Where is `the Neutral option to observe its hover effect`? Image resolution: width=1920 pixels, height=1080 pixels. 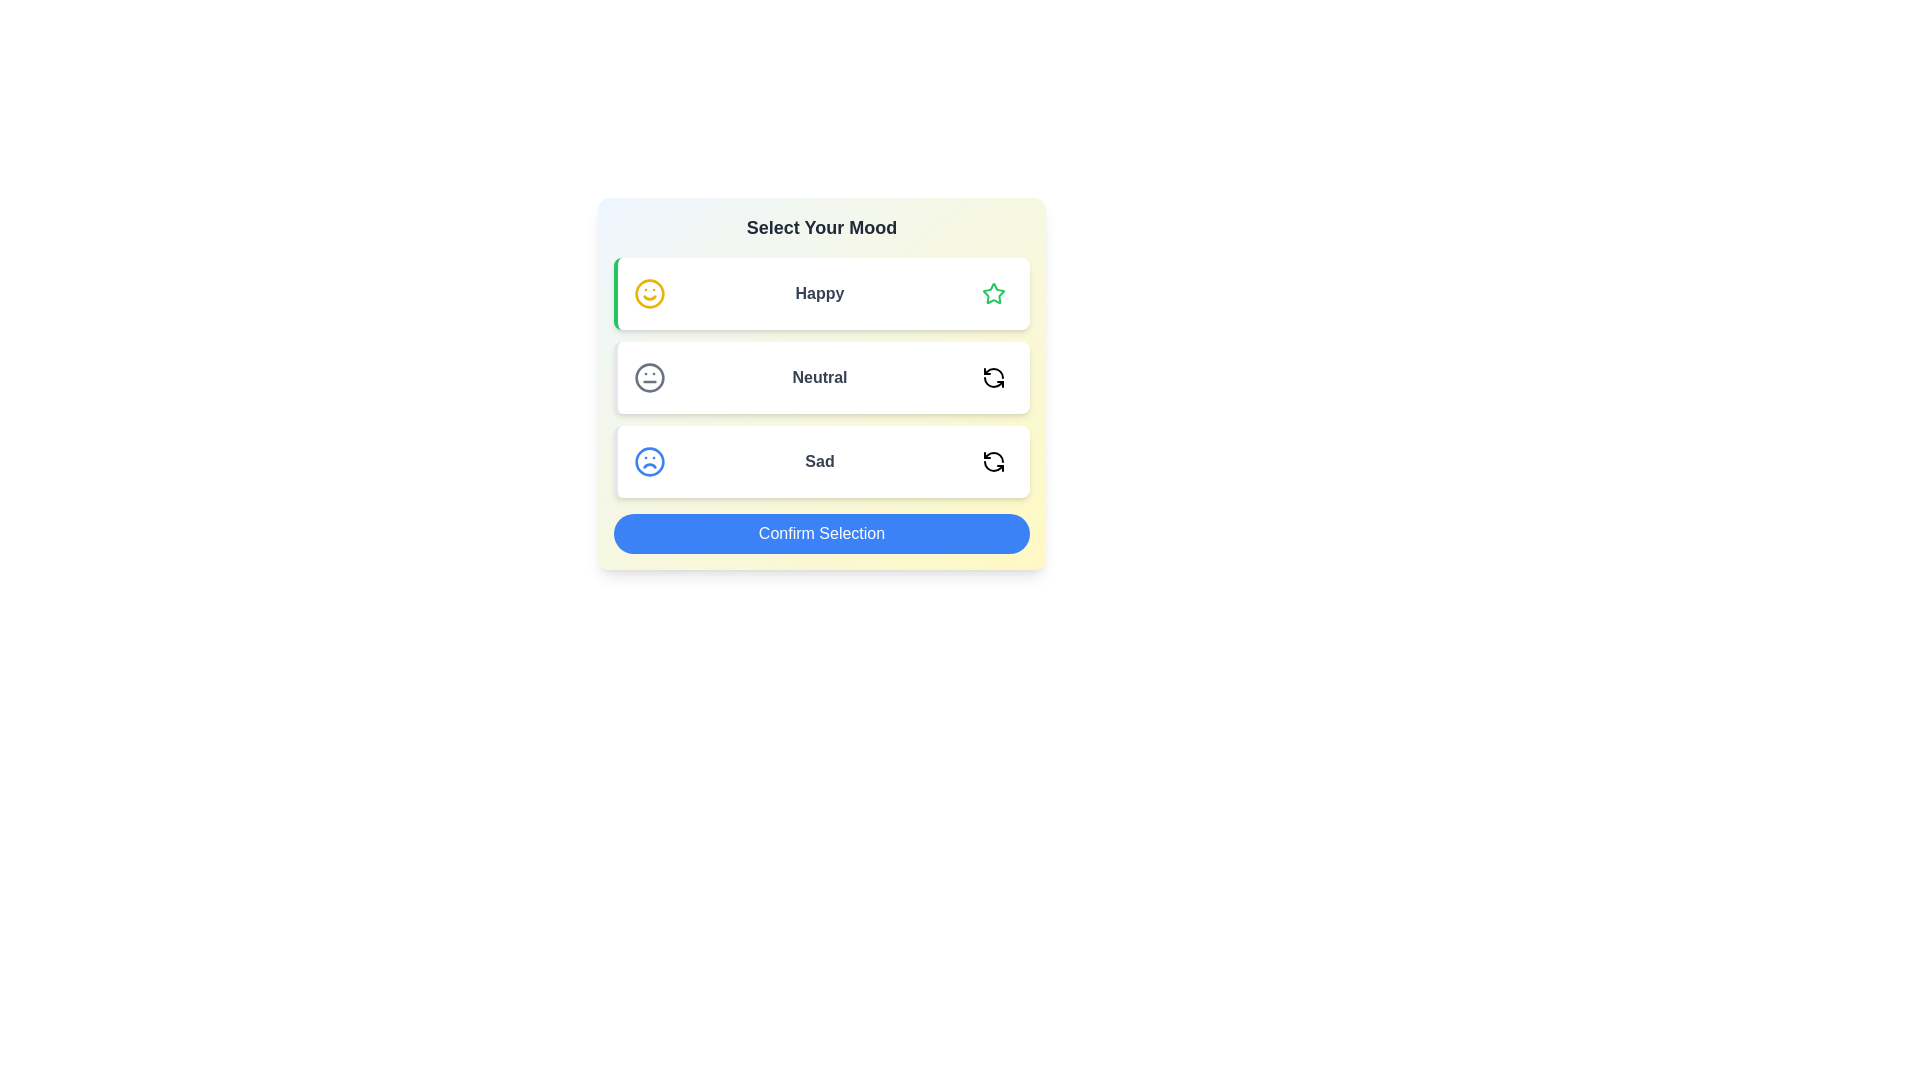 the Neutral option to observe its hover effect is located at coordinates (821, 378).